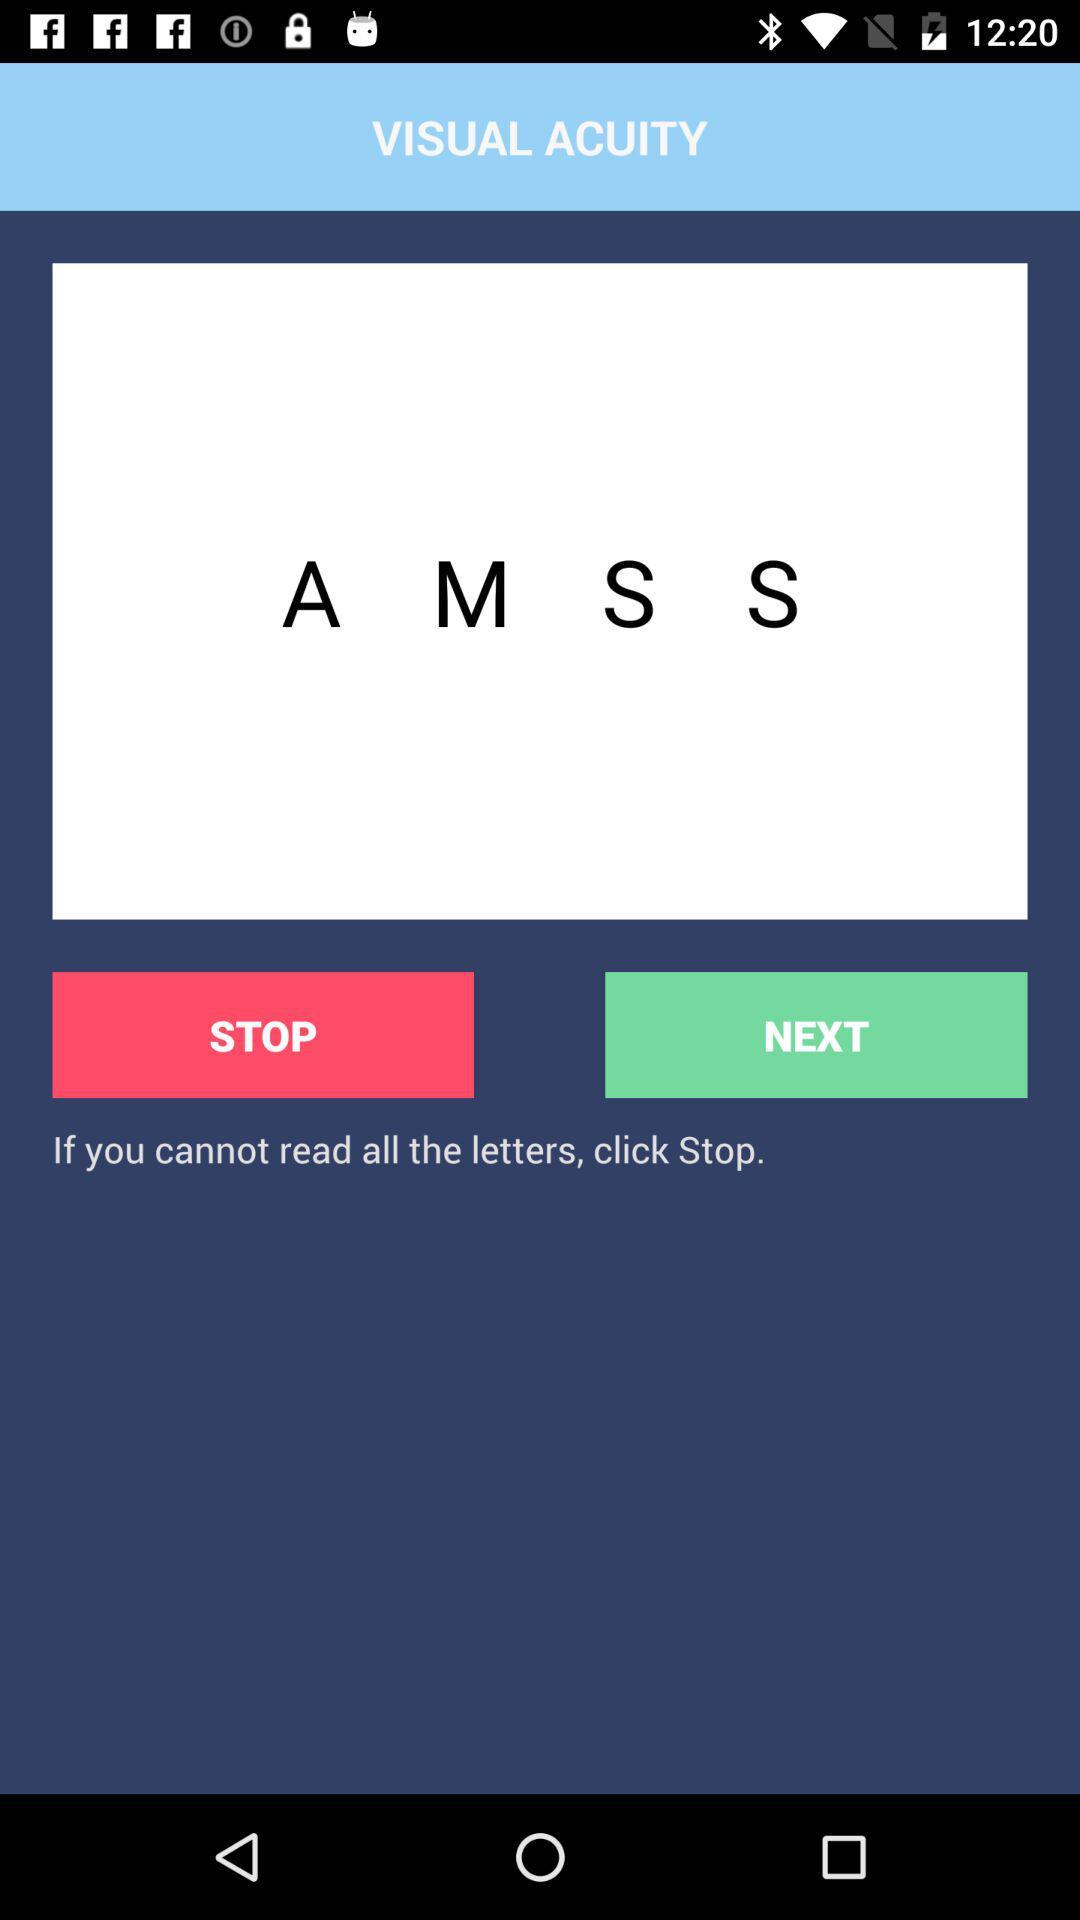  Describe the element at coordinates (816, 1035) in the screenshot. I see `the button next to the stop item` at that location.